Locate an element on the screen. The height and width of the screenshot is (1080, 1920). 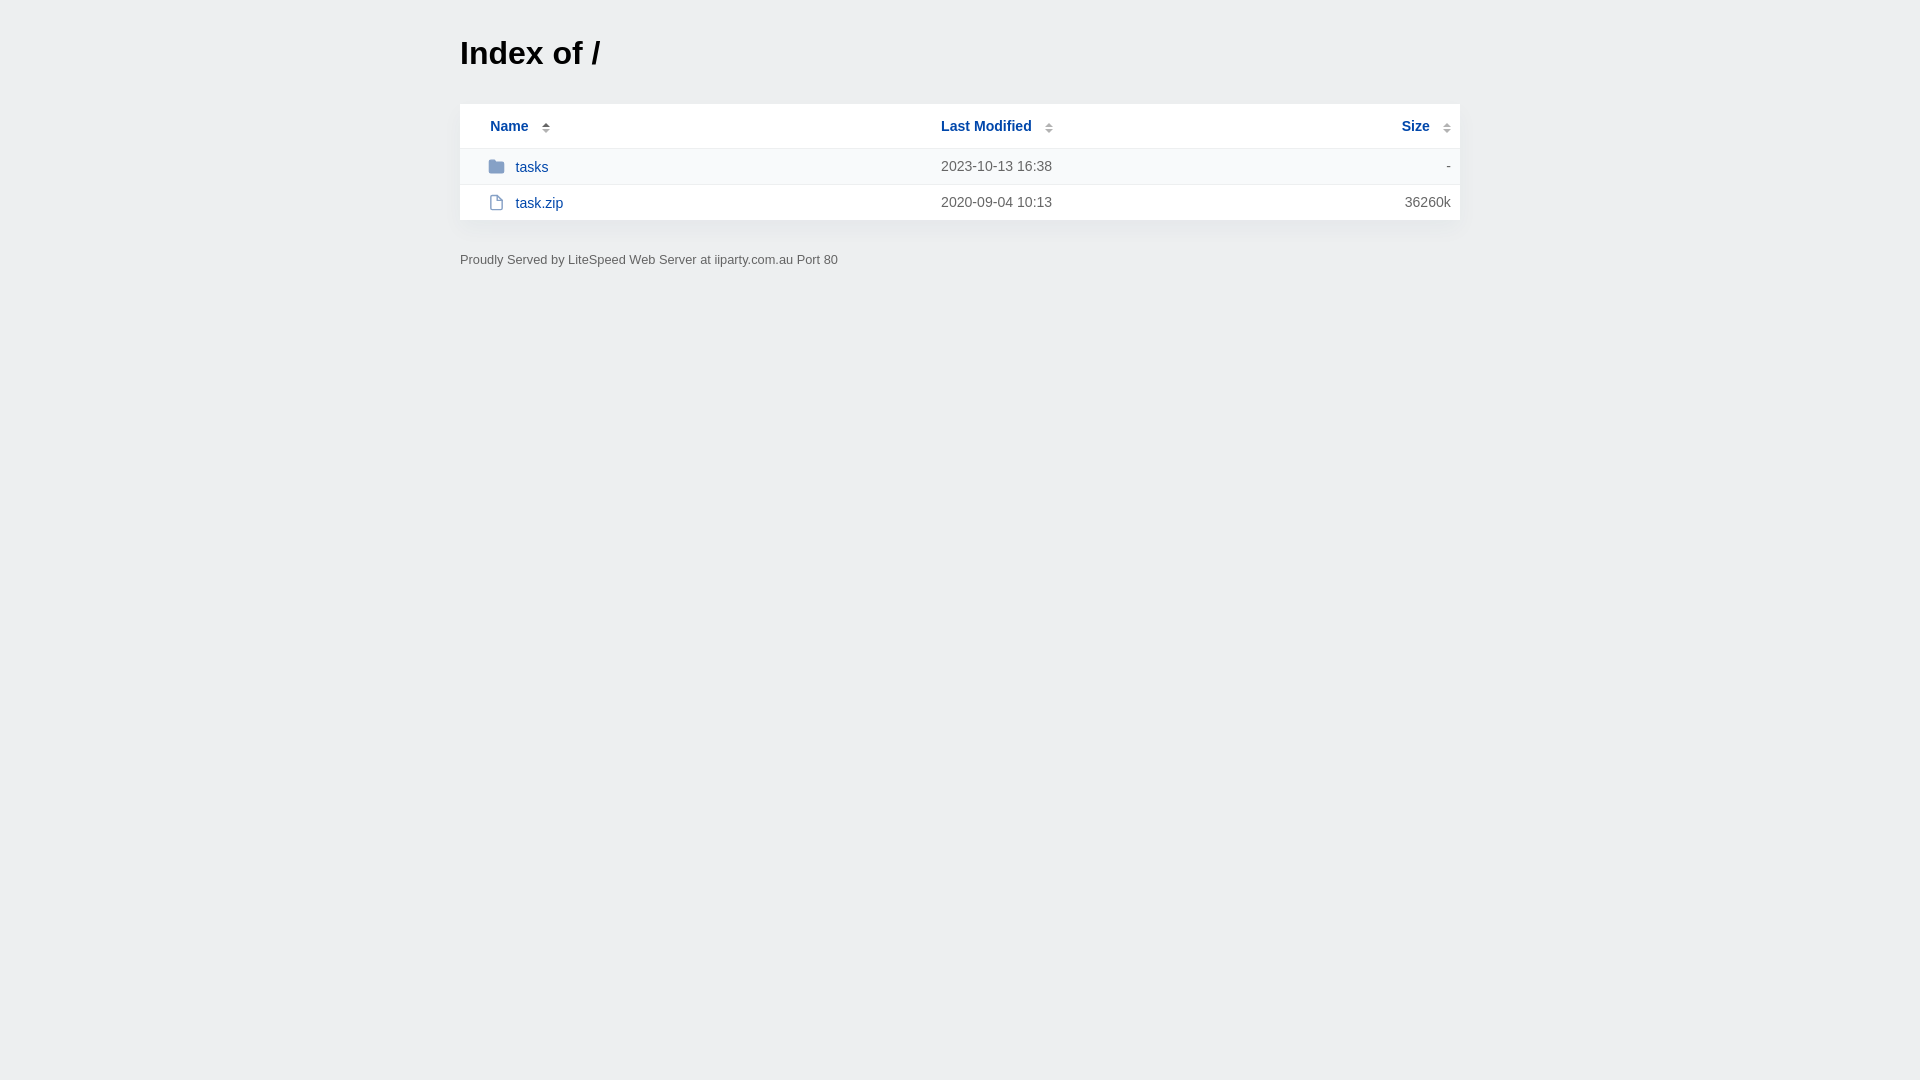
'Name' is located at coordinates (508, 126).